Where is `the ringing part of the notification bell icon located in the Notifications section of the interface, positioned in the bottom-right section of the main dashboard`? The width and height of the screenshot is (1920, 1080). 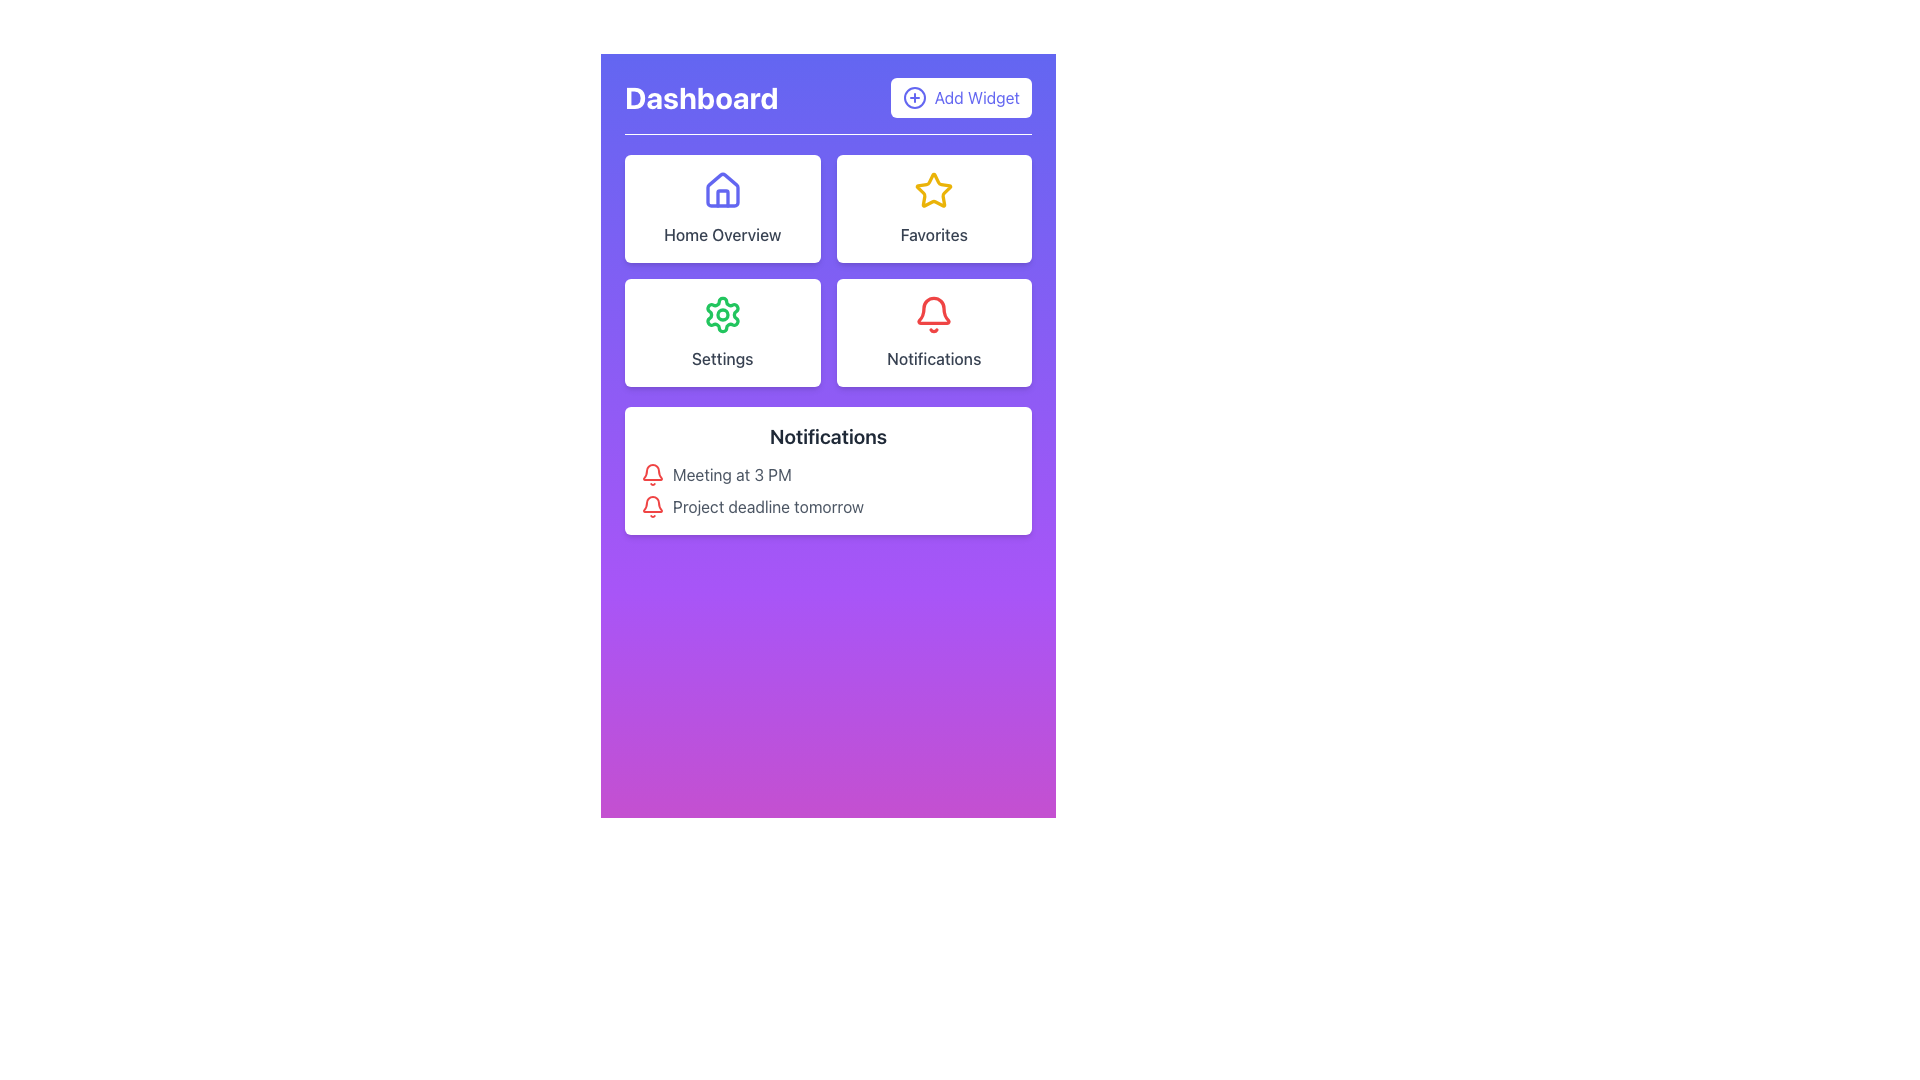 the ringing part of the notification bell icon located in the Notifications section of the interface, positioned in the bottom-right section of the main dashboard is located at coordinates (652, 472).